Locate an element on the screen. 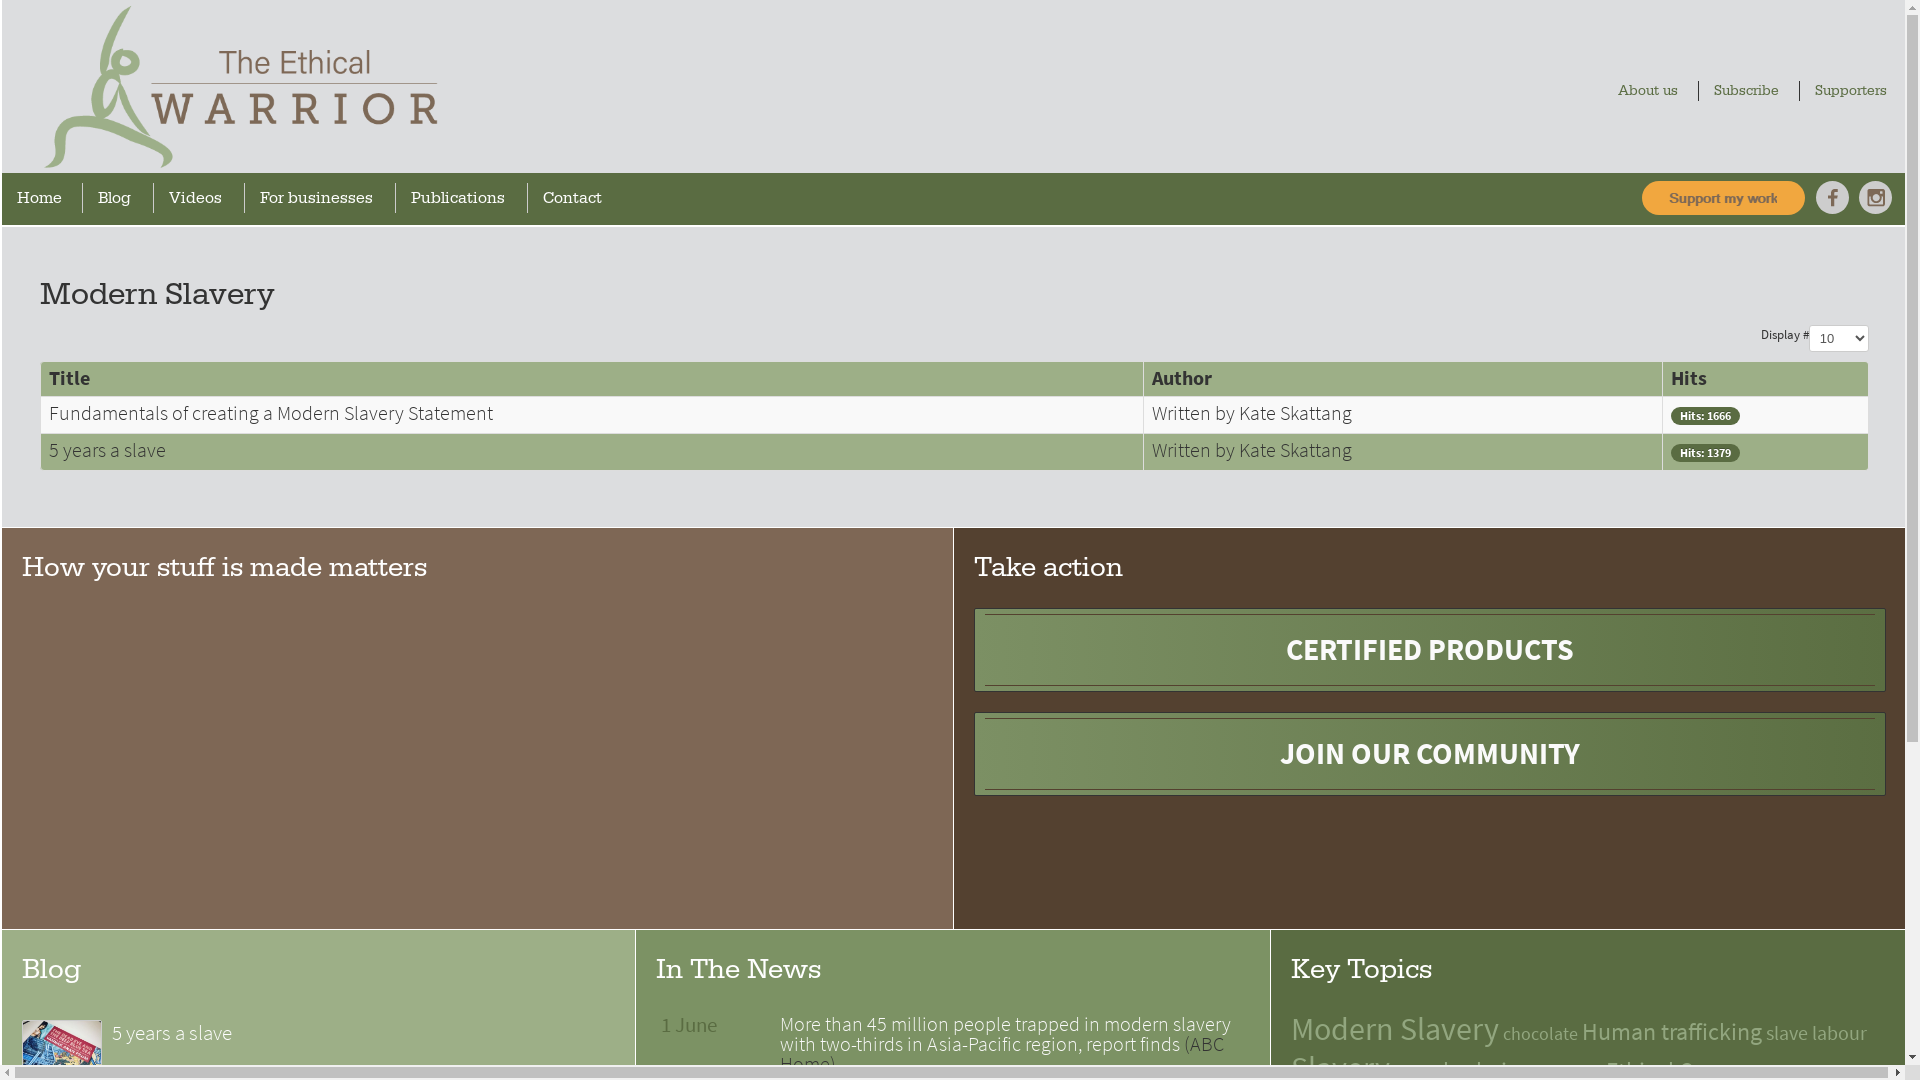 The height and width of the screenshot is (1080, 1920). 'Subscribe' is located at coordinates (1750, 91).